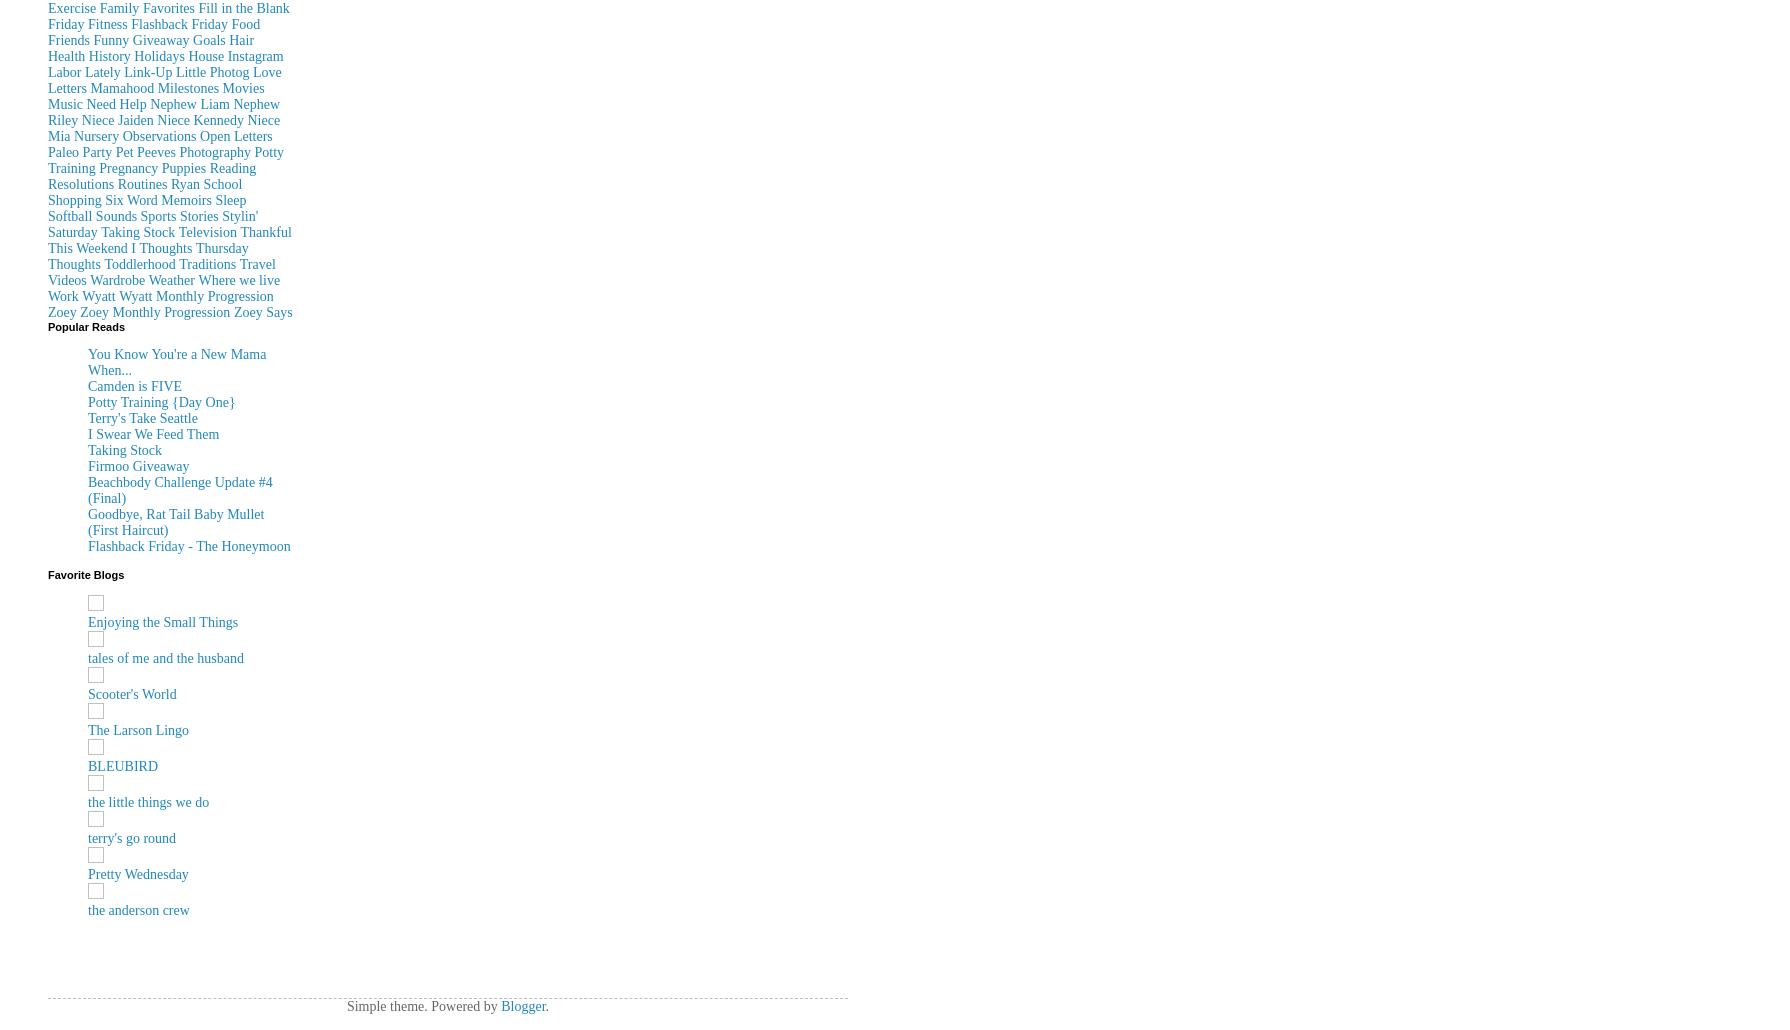 This screenshot has width=1790, height=1030. What do you see at coordinates (206, 56) in the screenshot?
I see `'House'` at bounding box center [206, 56].